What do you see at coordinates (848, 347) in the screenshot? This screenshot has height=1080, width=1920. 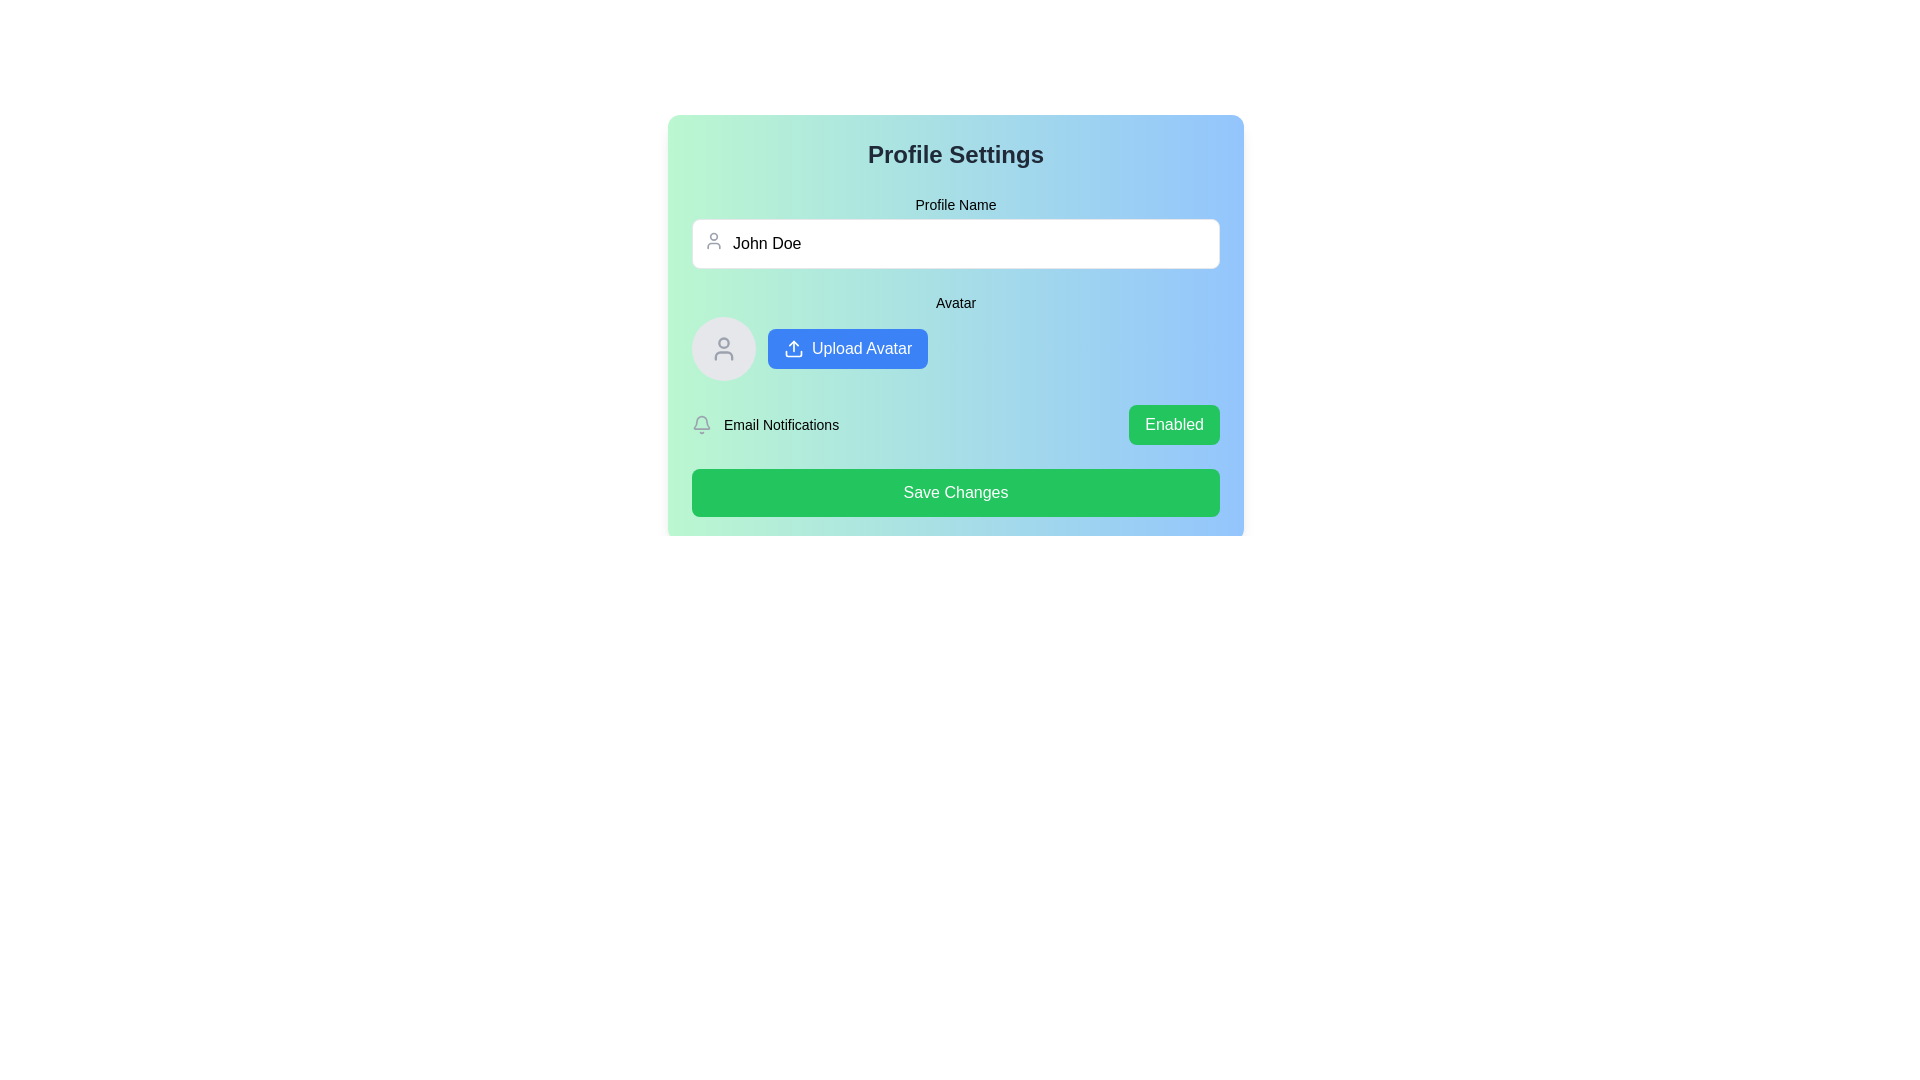 I see `the avatar upload button located below the 'Avatar' label and adjacent to the circular placeholder region` at bounding box center [848, 347].